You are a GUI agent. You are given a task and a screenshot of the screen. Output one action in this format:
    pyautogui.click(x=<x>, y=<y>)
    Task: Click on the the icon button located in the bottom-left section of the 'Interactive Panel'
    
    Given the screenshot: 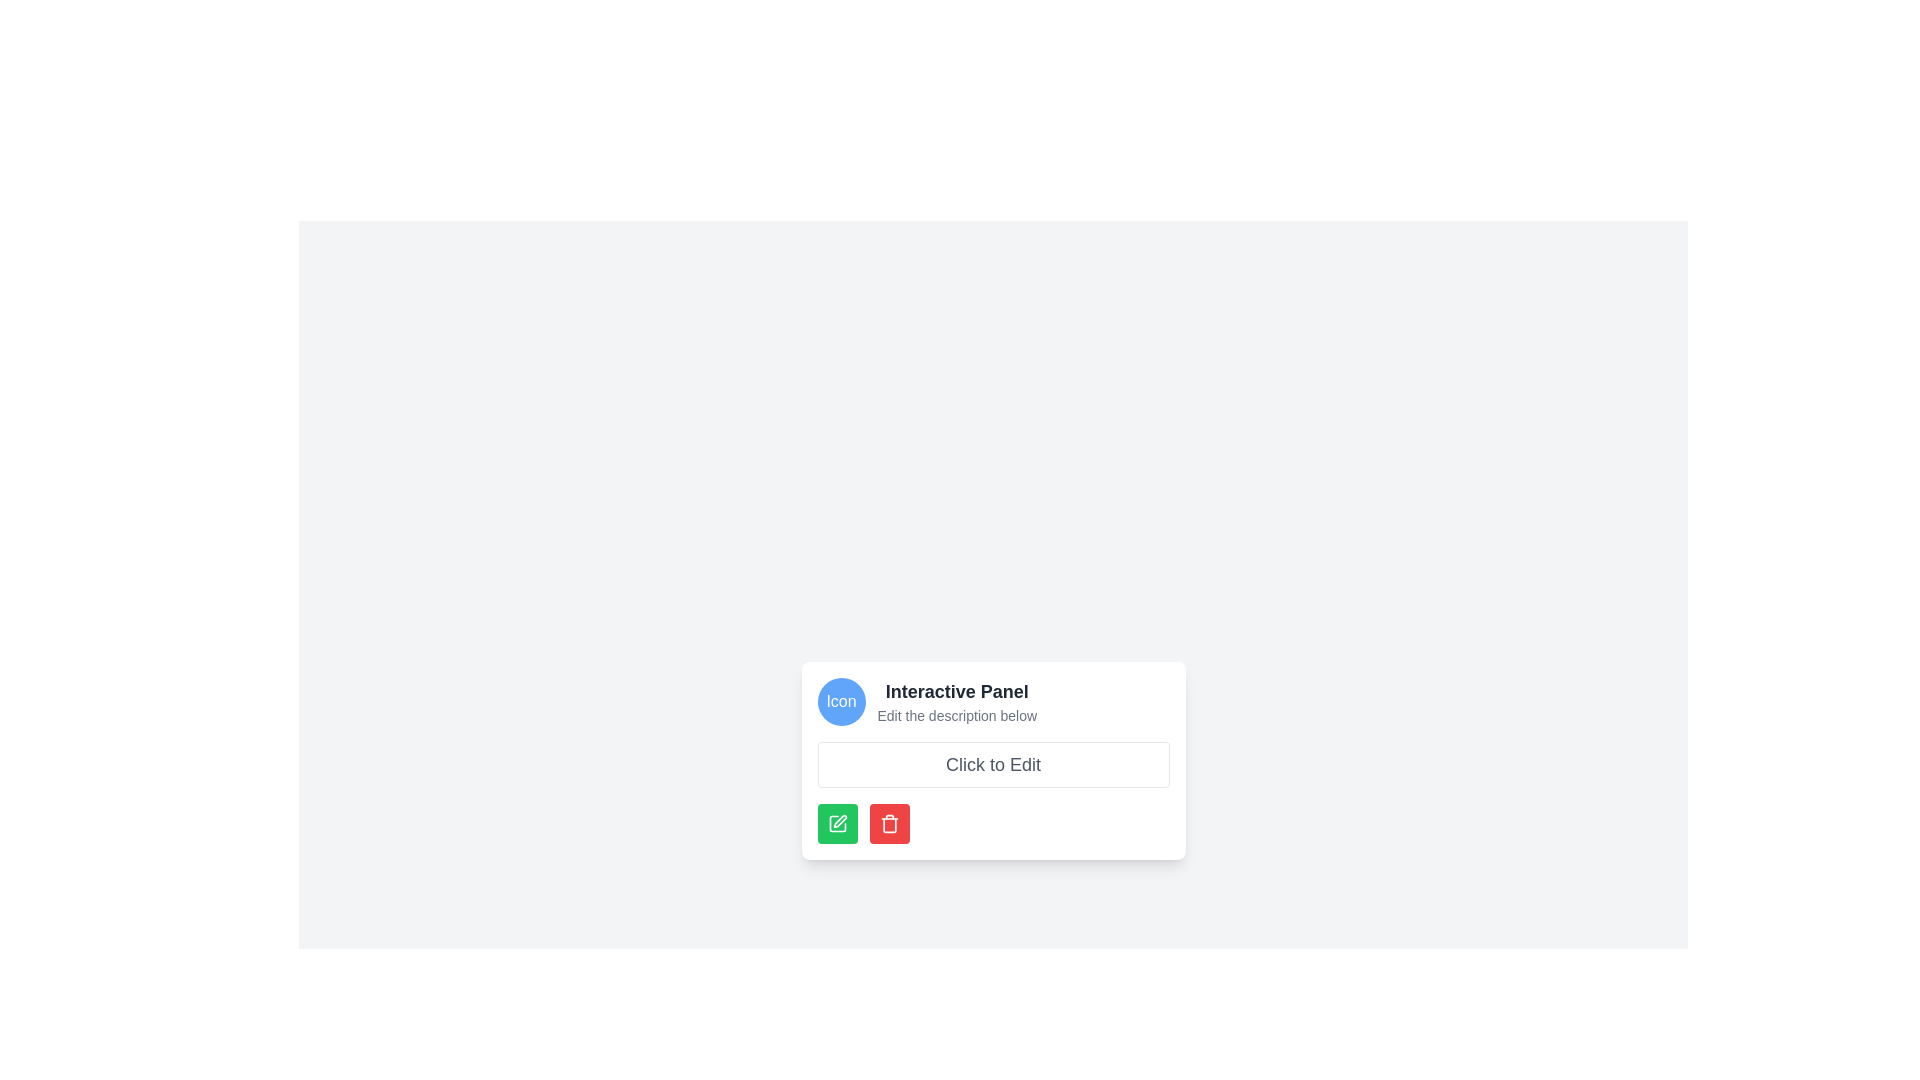 What is the action you would take?
    pyautogui.click(x=837, y=824)
    